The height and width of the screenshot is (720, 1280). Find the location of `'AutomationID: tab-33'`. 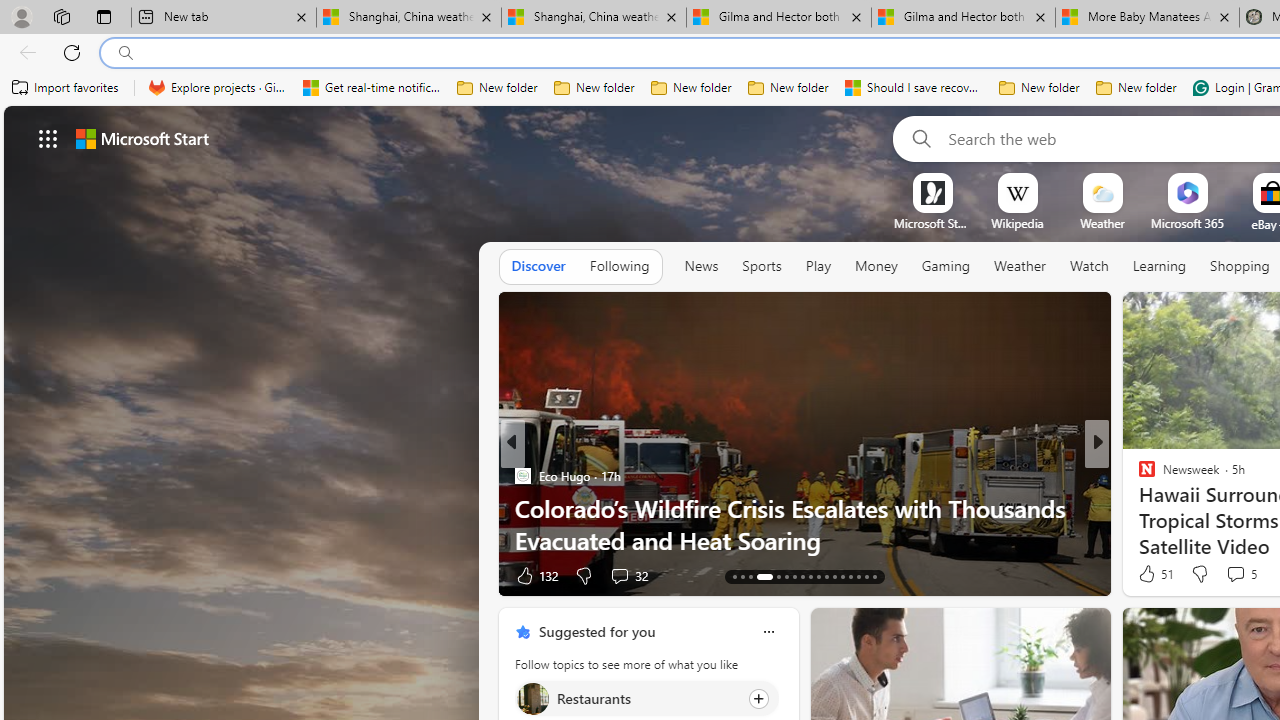

'AutomationID: tab-33' is located at coordinates (874, 577).